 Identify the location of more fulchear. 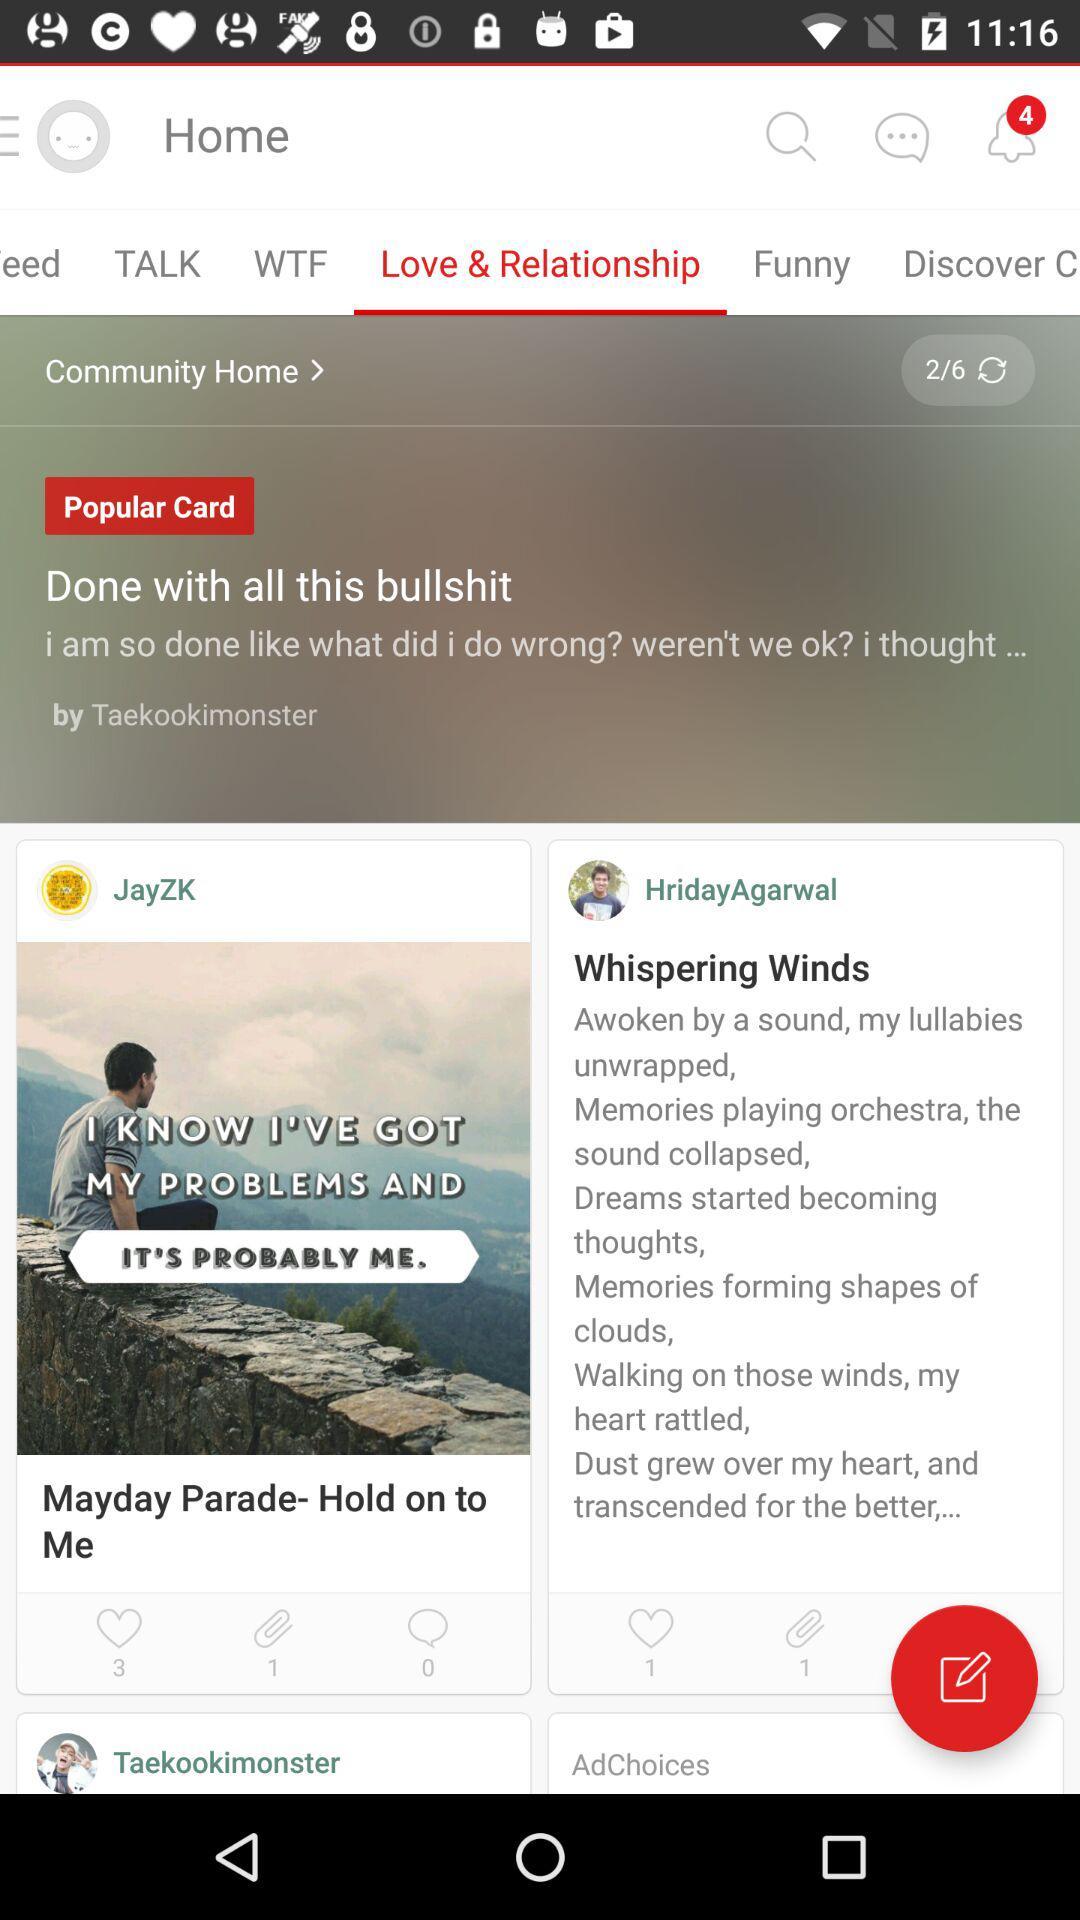
(901, 135).